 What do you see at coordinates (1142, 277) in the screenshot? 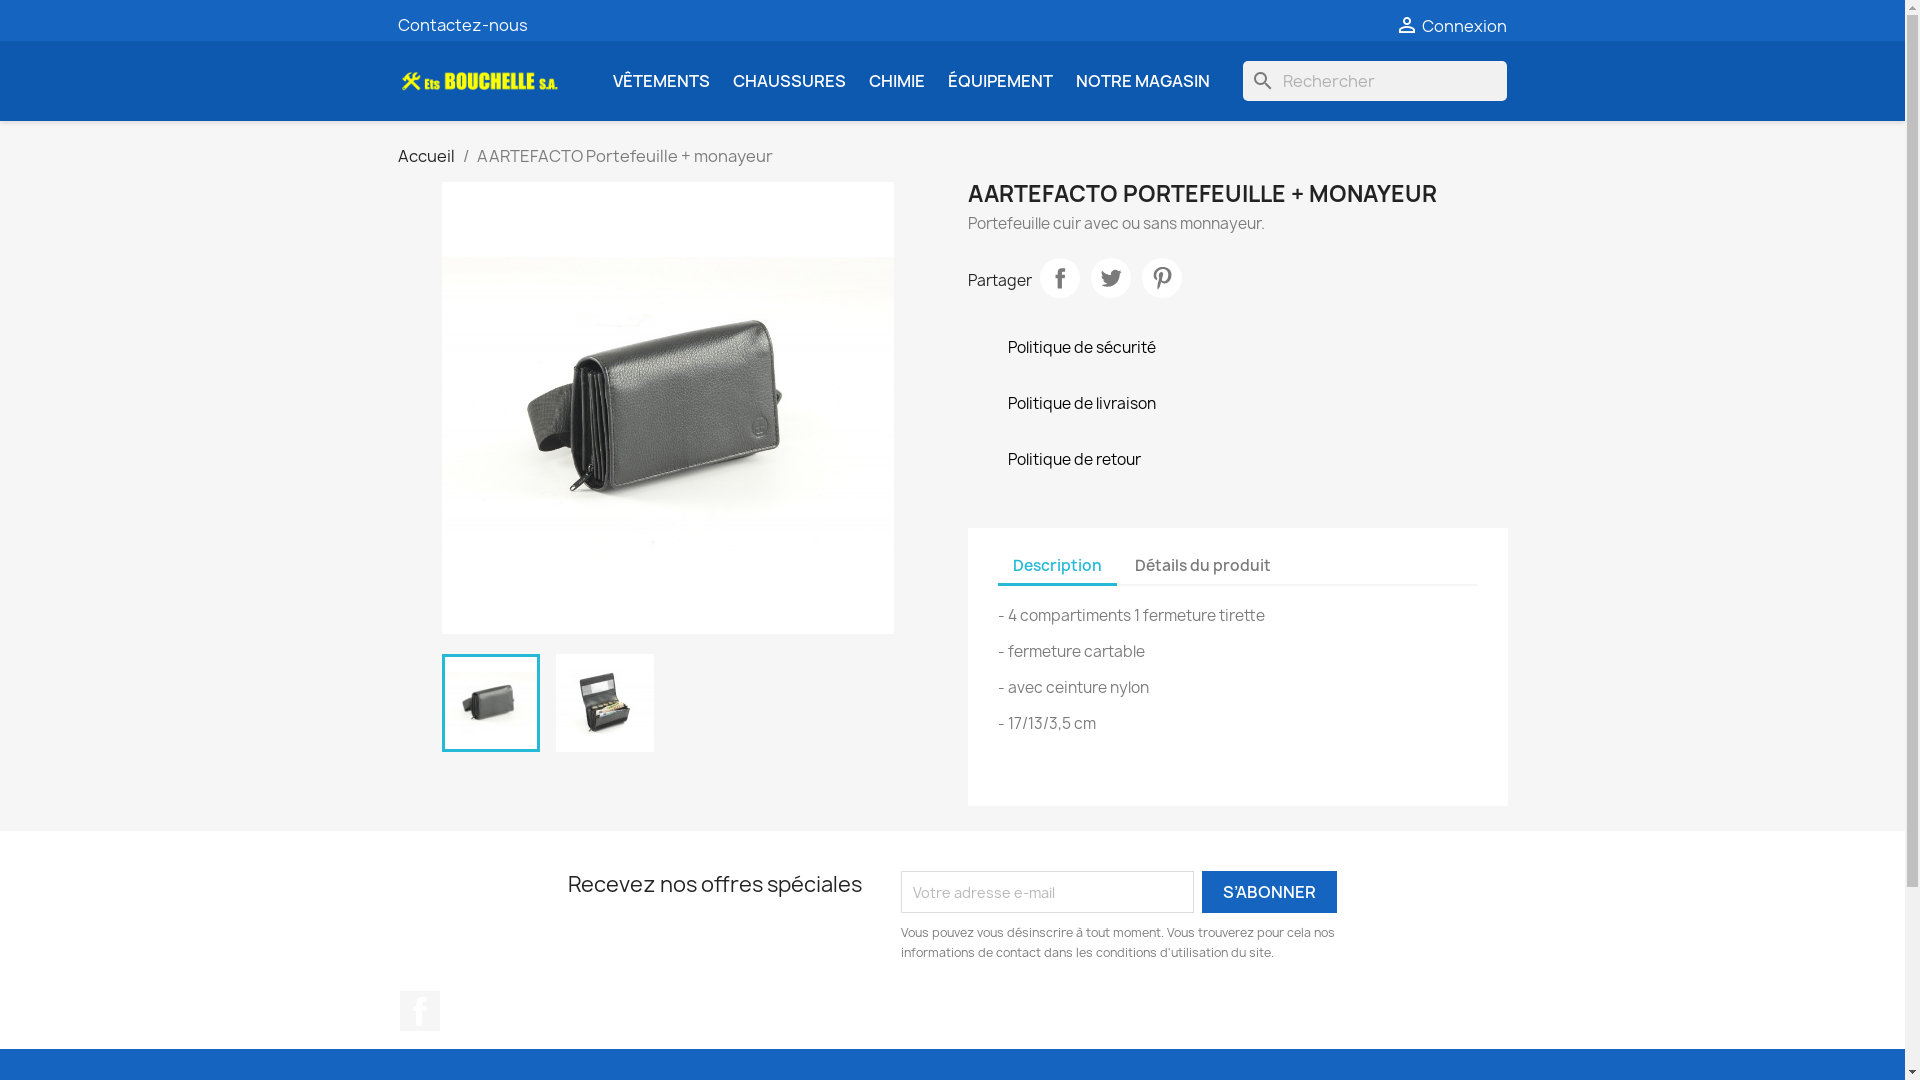
I see `'Pinterest'` at bounding box center [1142, 277].